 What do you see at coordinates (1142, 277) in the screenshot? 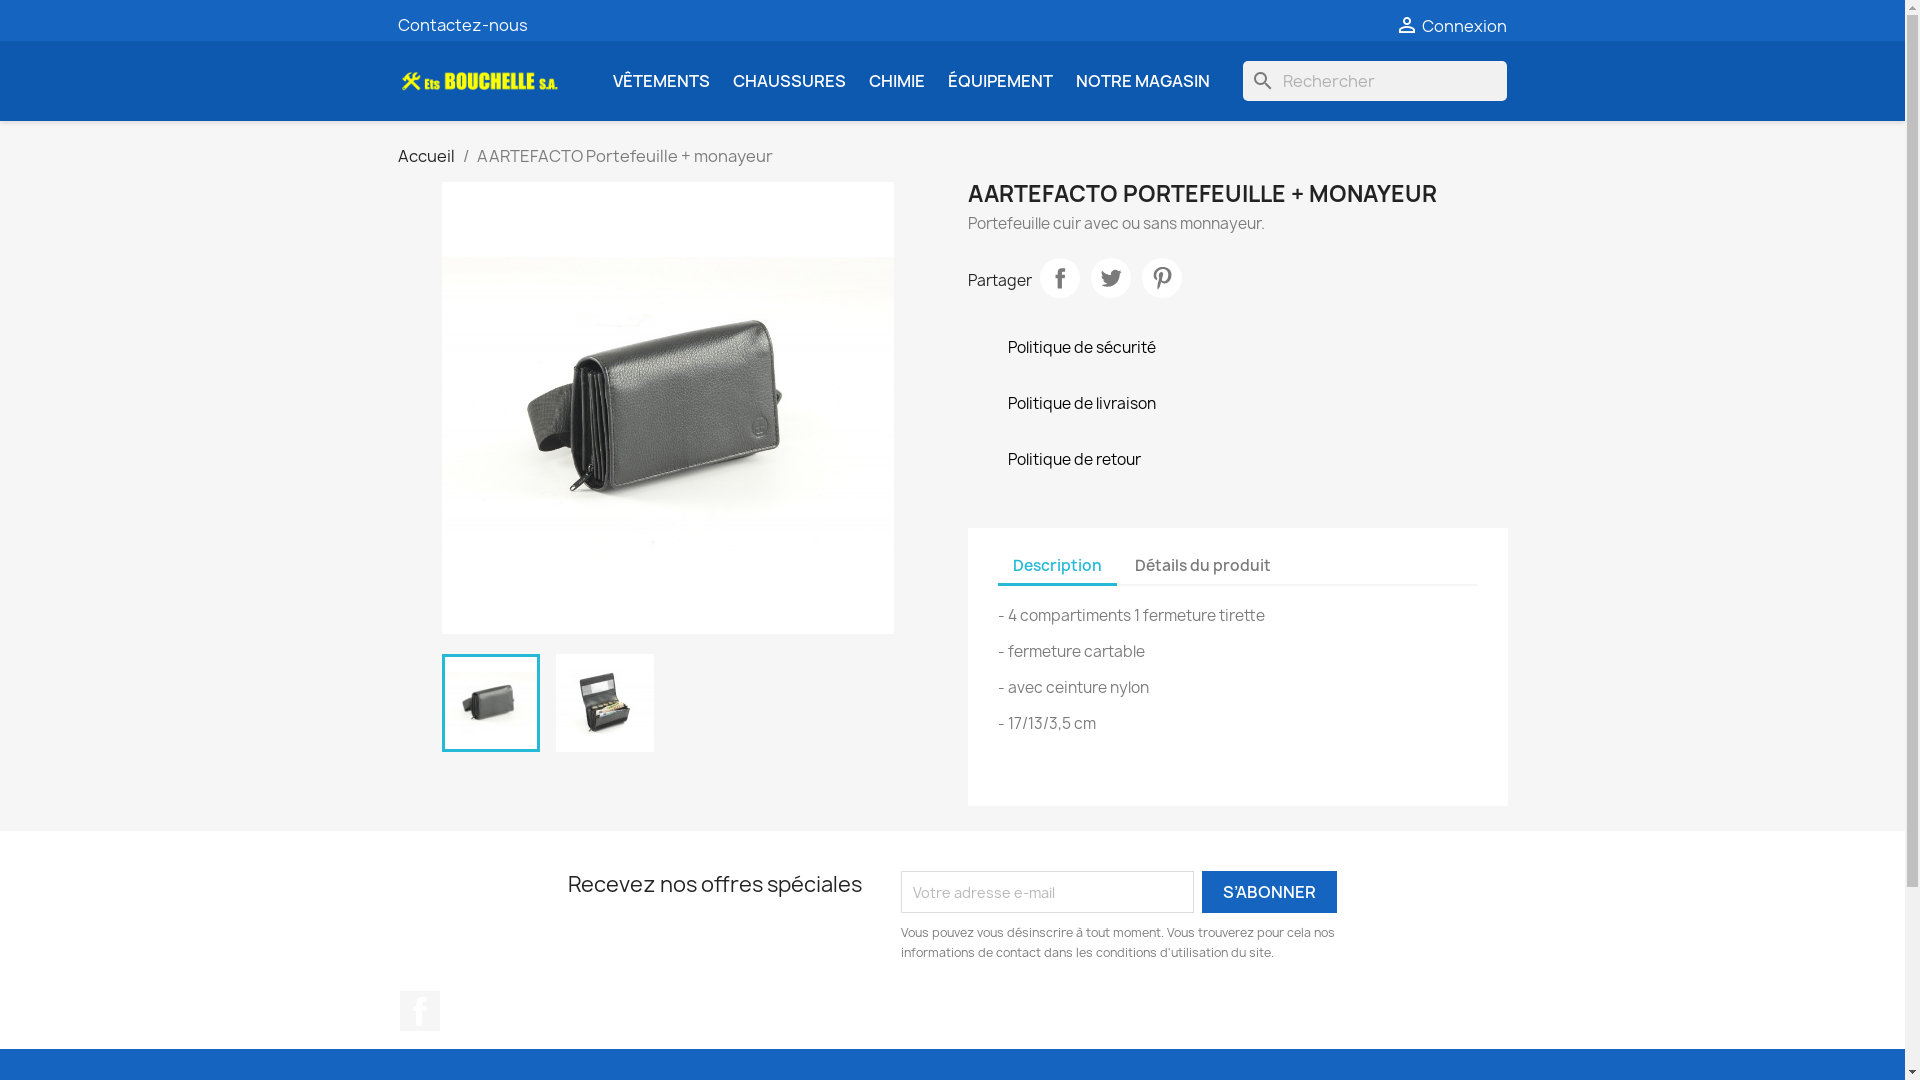
I see `'Pinterest'` at bounding box center [1142, 277].